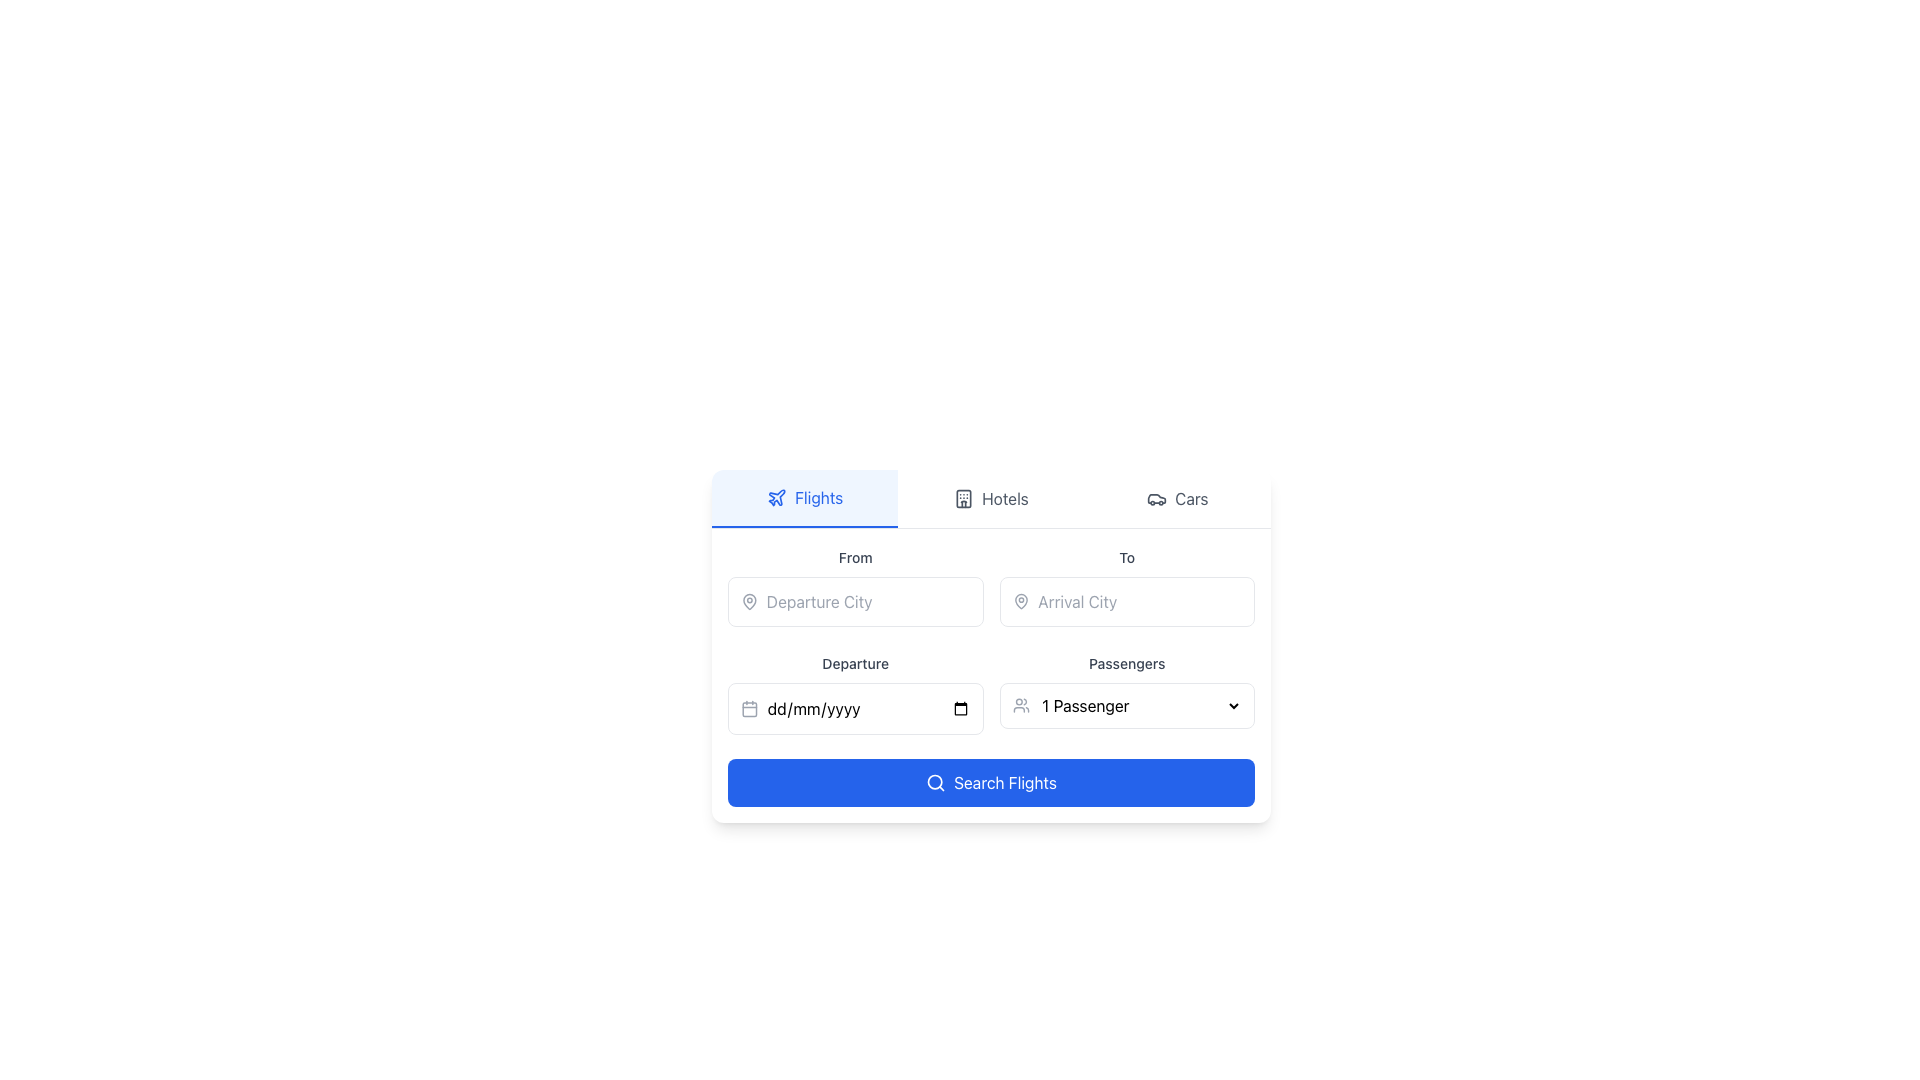  What do you see at coordinates (1140, 704) in the screenshot?
I see `the dropdown menu labeled '1 Passenger'` at bounding box center [1140, 704].